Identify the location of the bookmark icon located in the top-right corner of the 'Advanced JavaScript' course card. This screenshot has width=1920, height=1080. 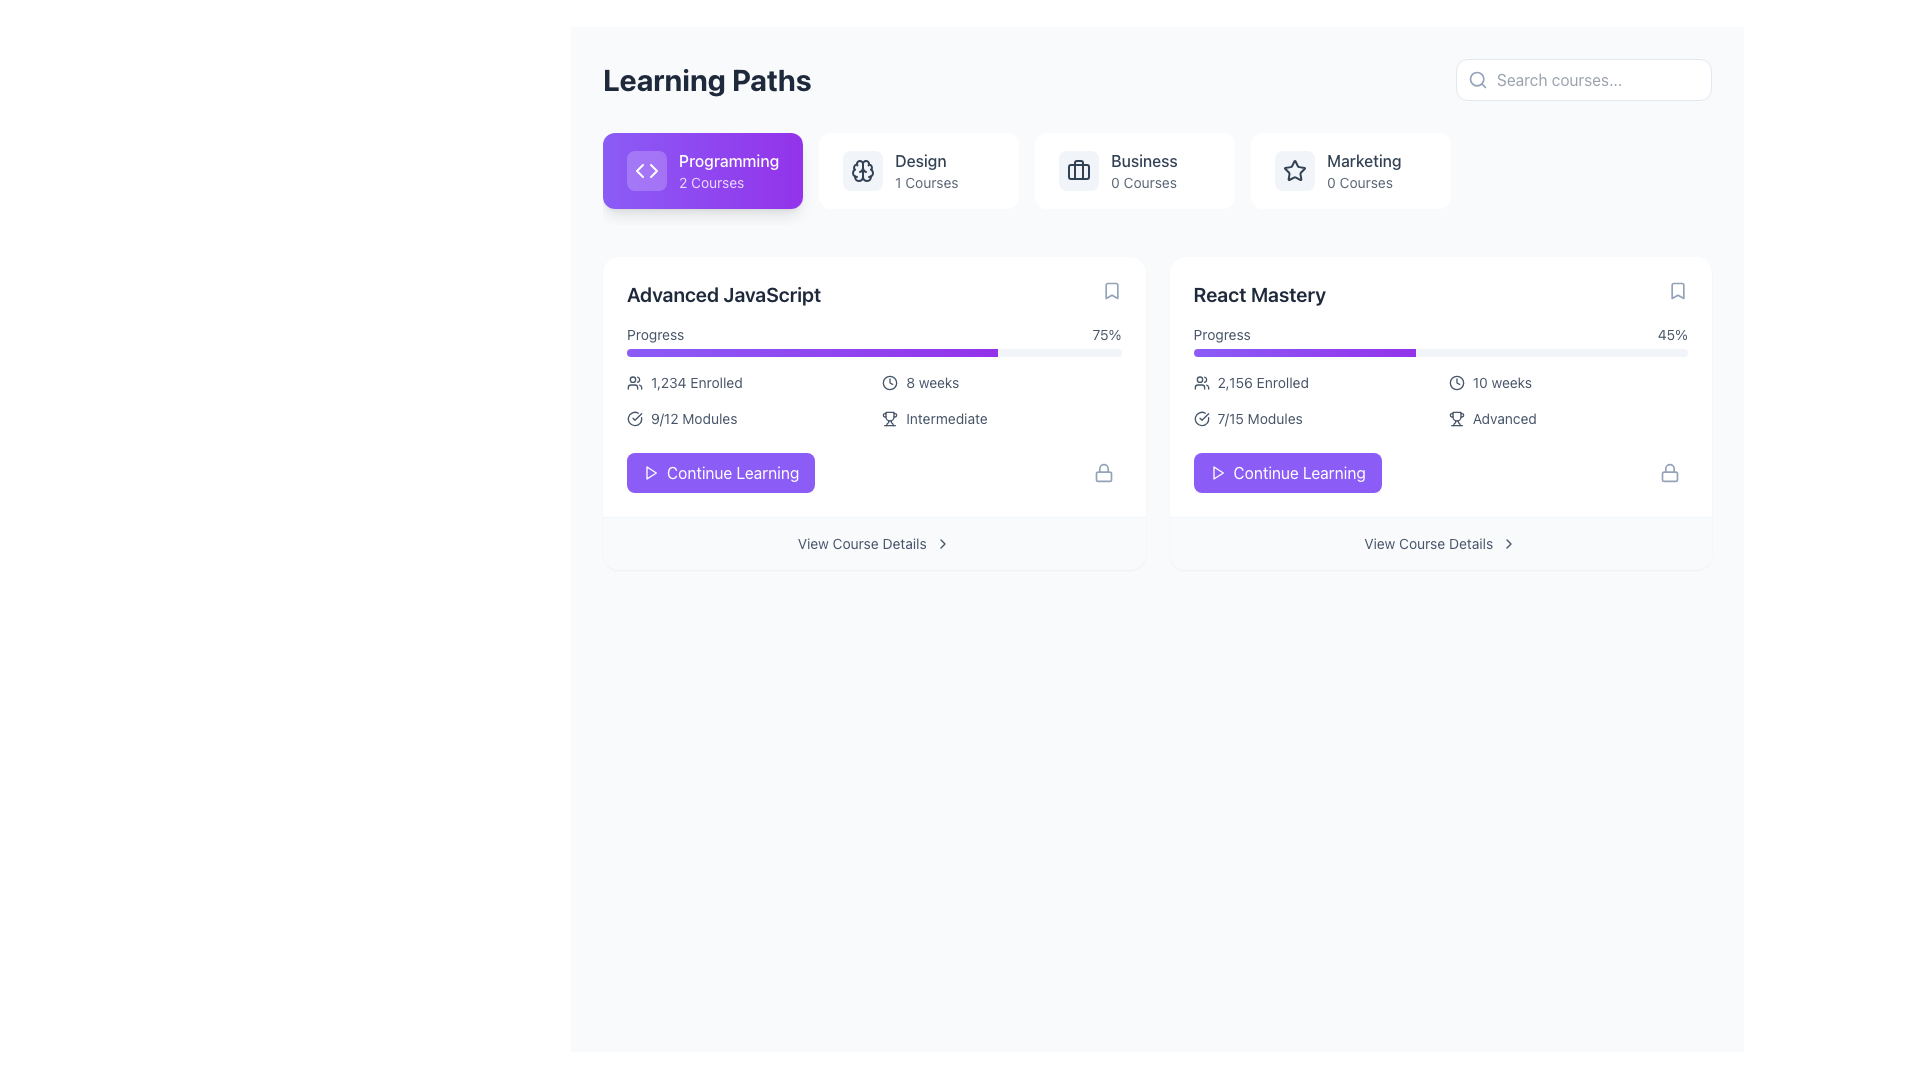
(1110, 290).